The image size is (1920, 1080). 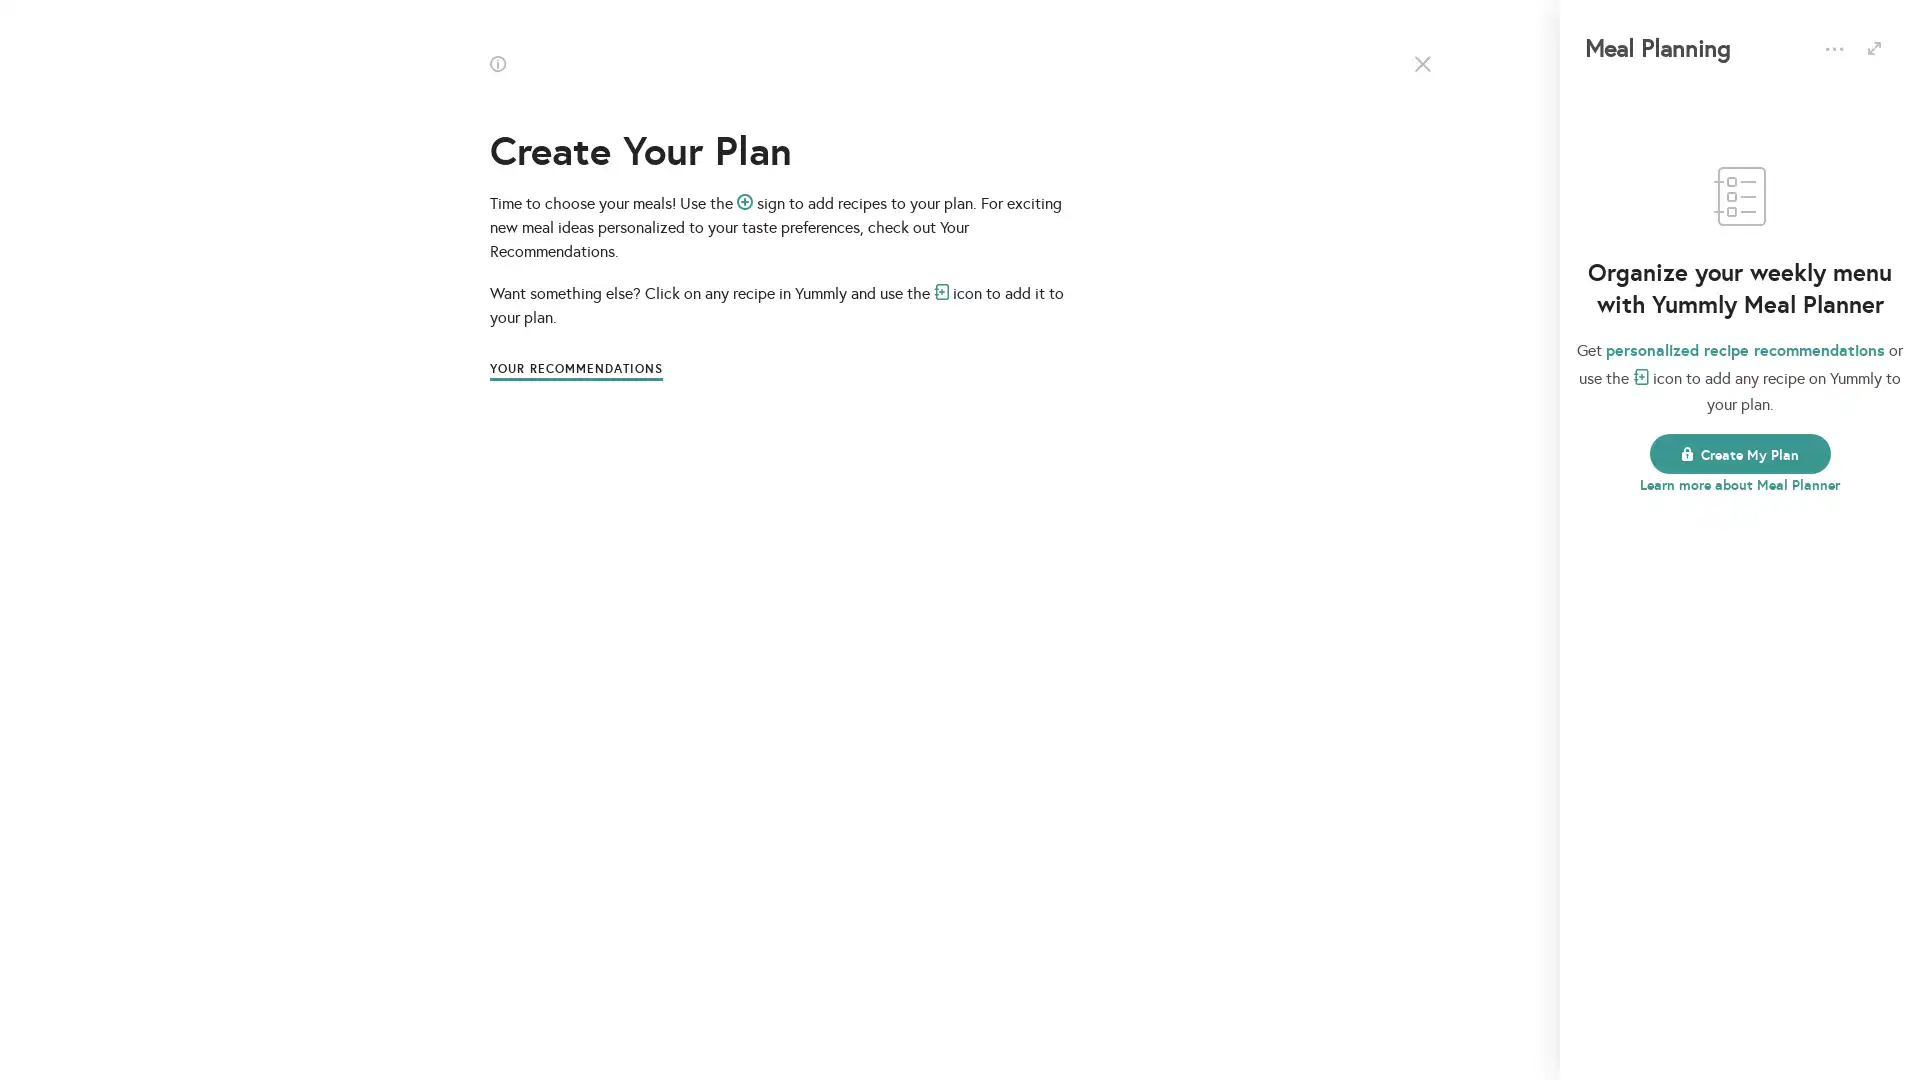 I want to click on Paleo, so click(x=1237, y=411).